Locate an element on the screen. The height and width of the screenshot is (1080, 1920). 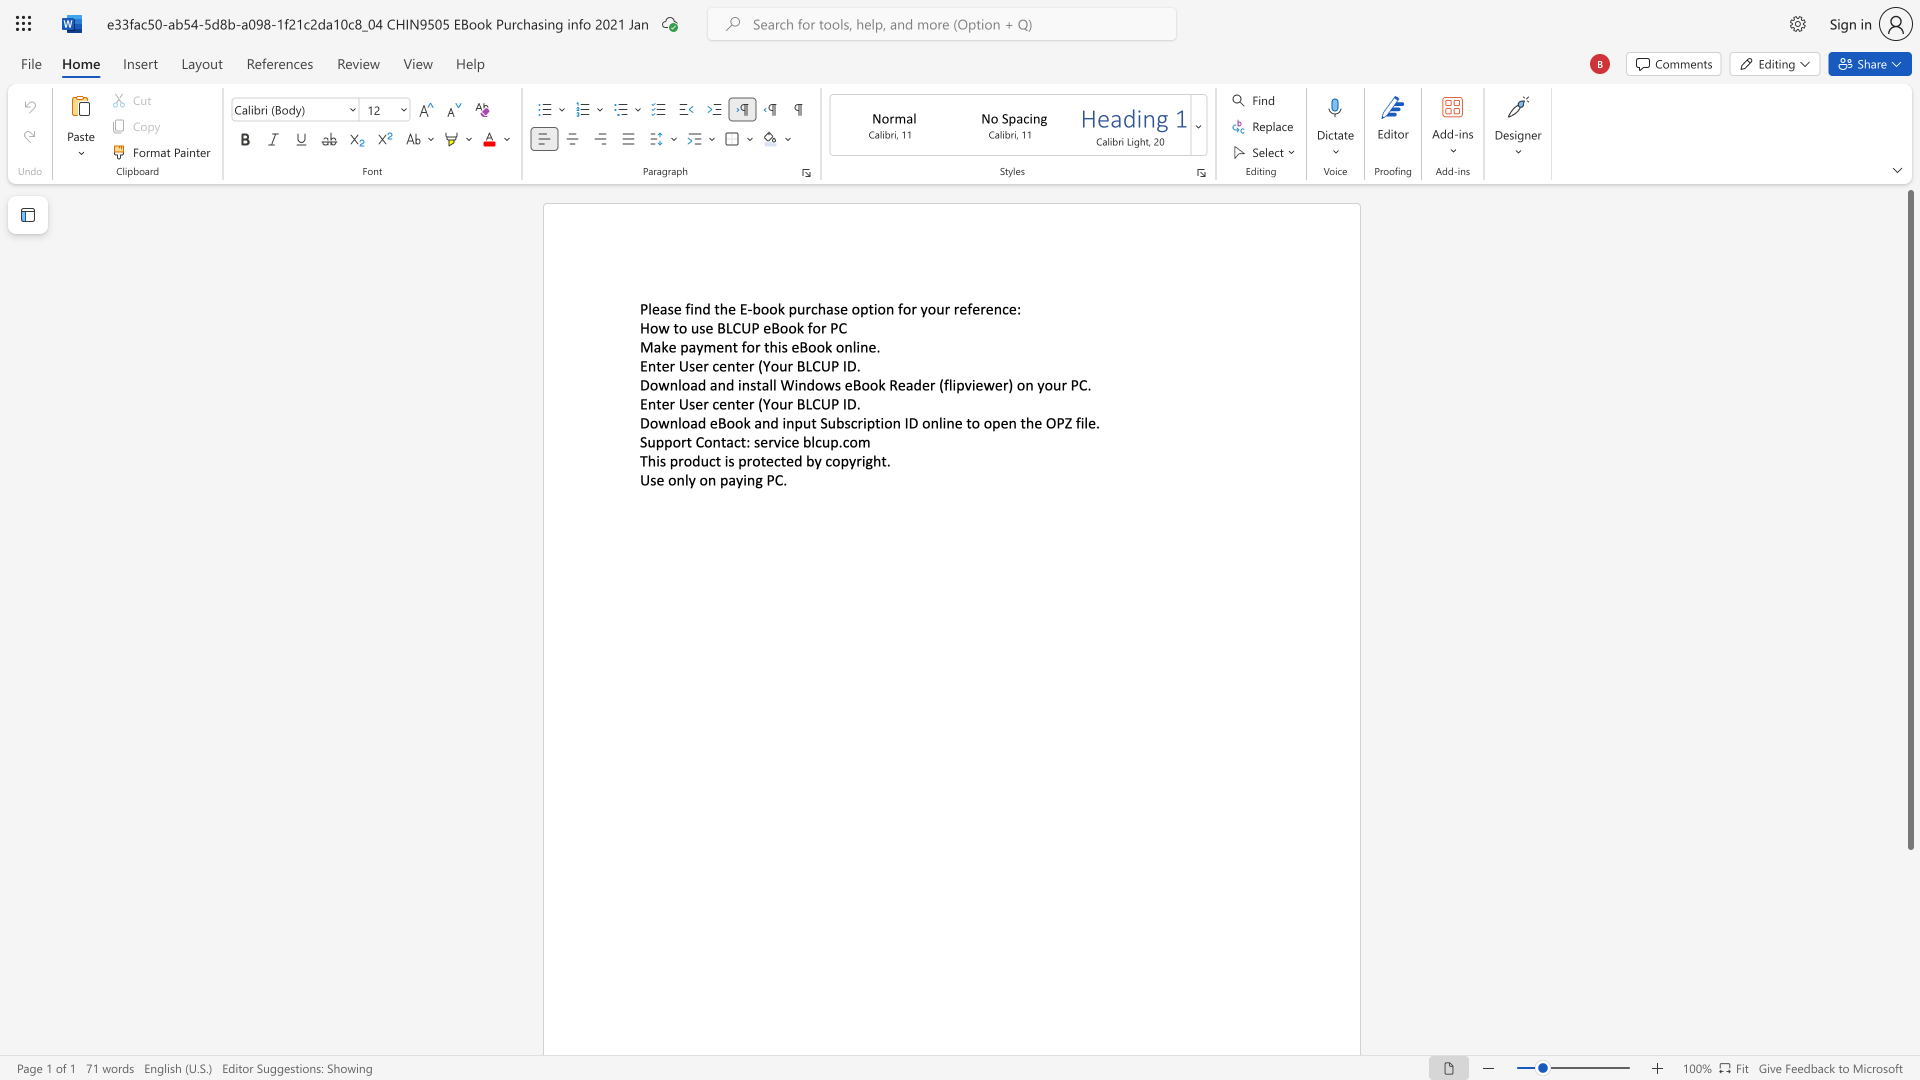
the scrollbar to scroll the page down is located at coordinates (1909, 940).